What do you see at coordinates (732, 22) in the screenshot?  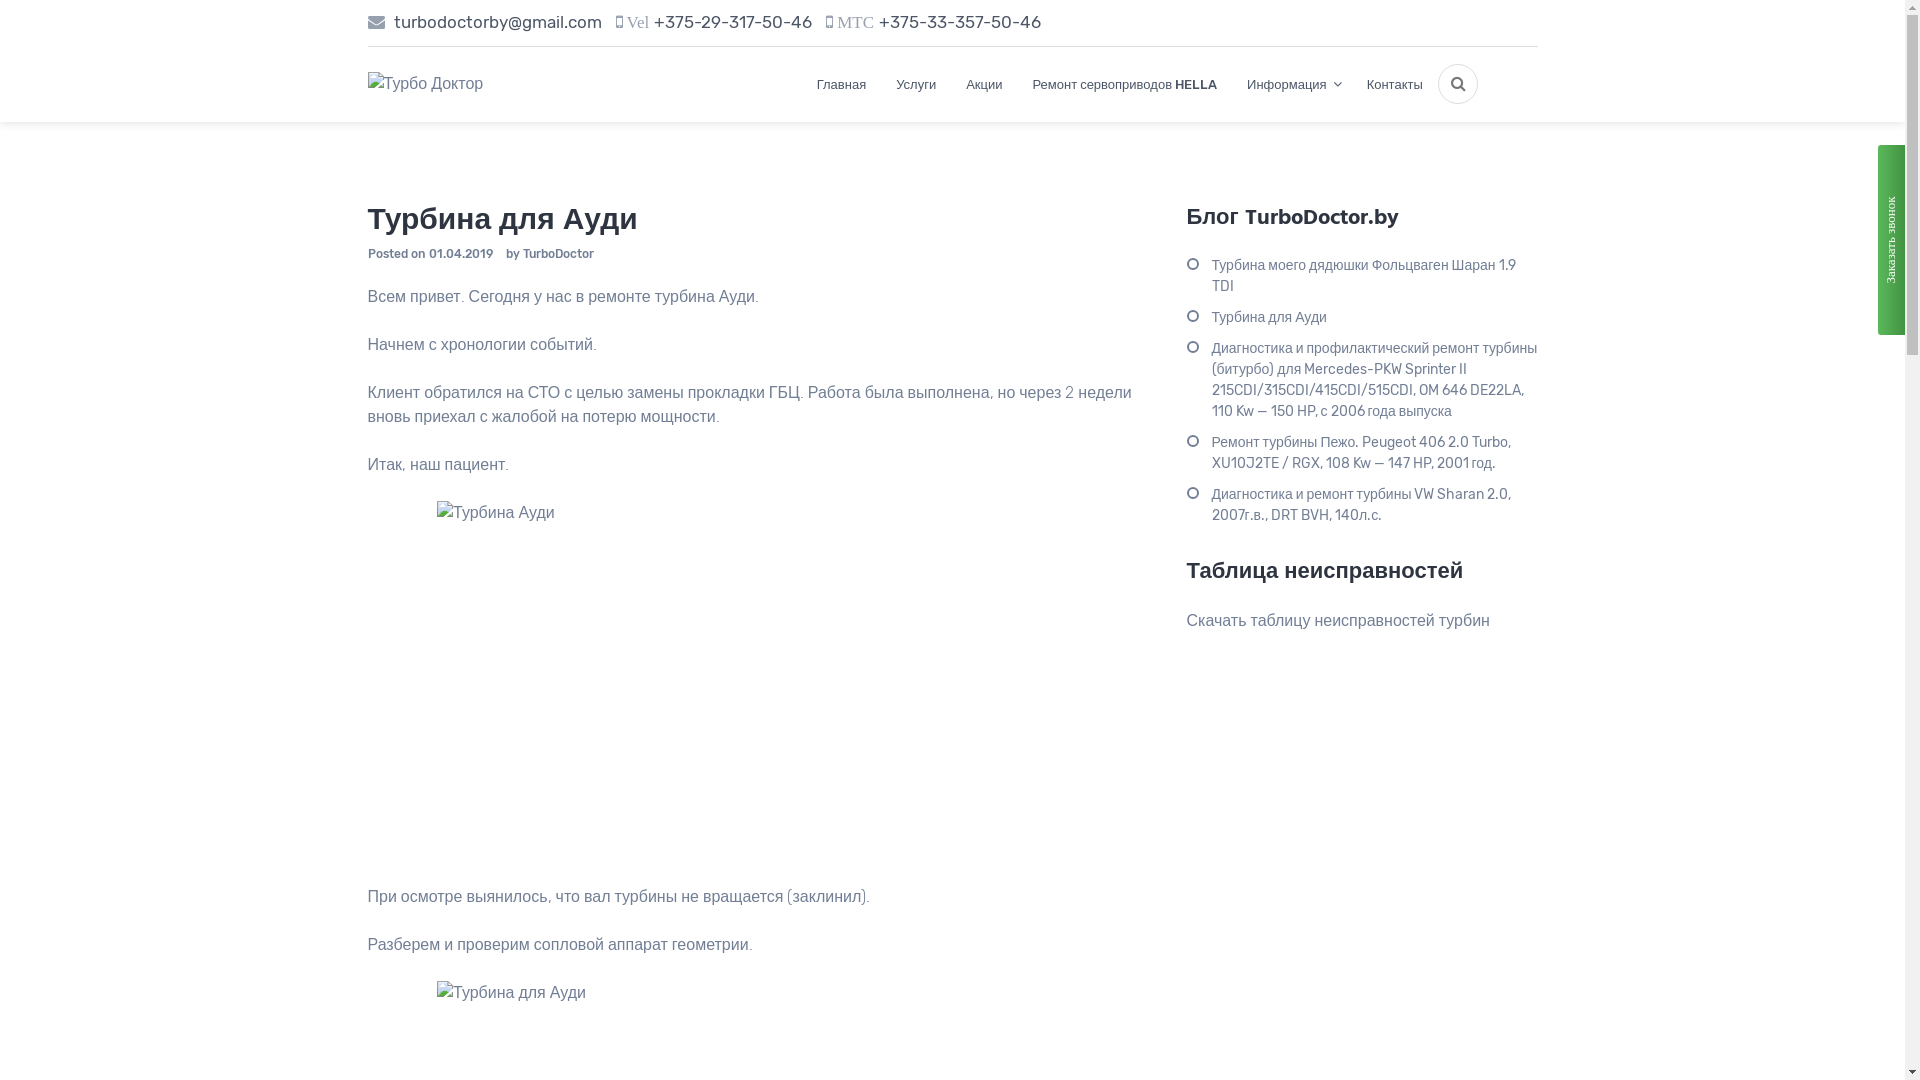 I see `'+375-29-317-50-46'` at bounding box center [732, 22].